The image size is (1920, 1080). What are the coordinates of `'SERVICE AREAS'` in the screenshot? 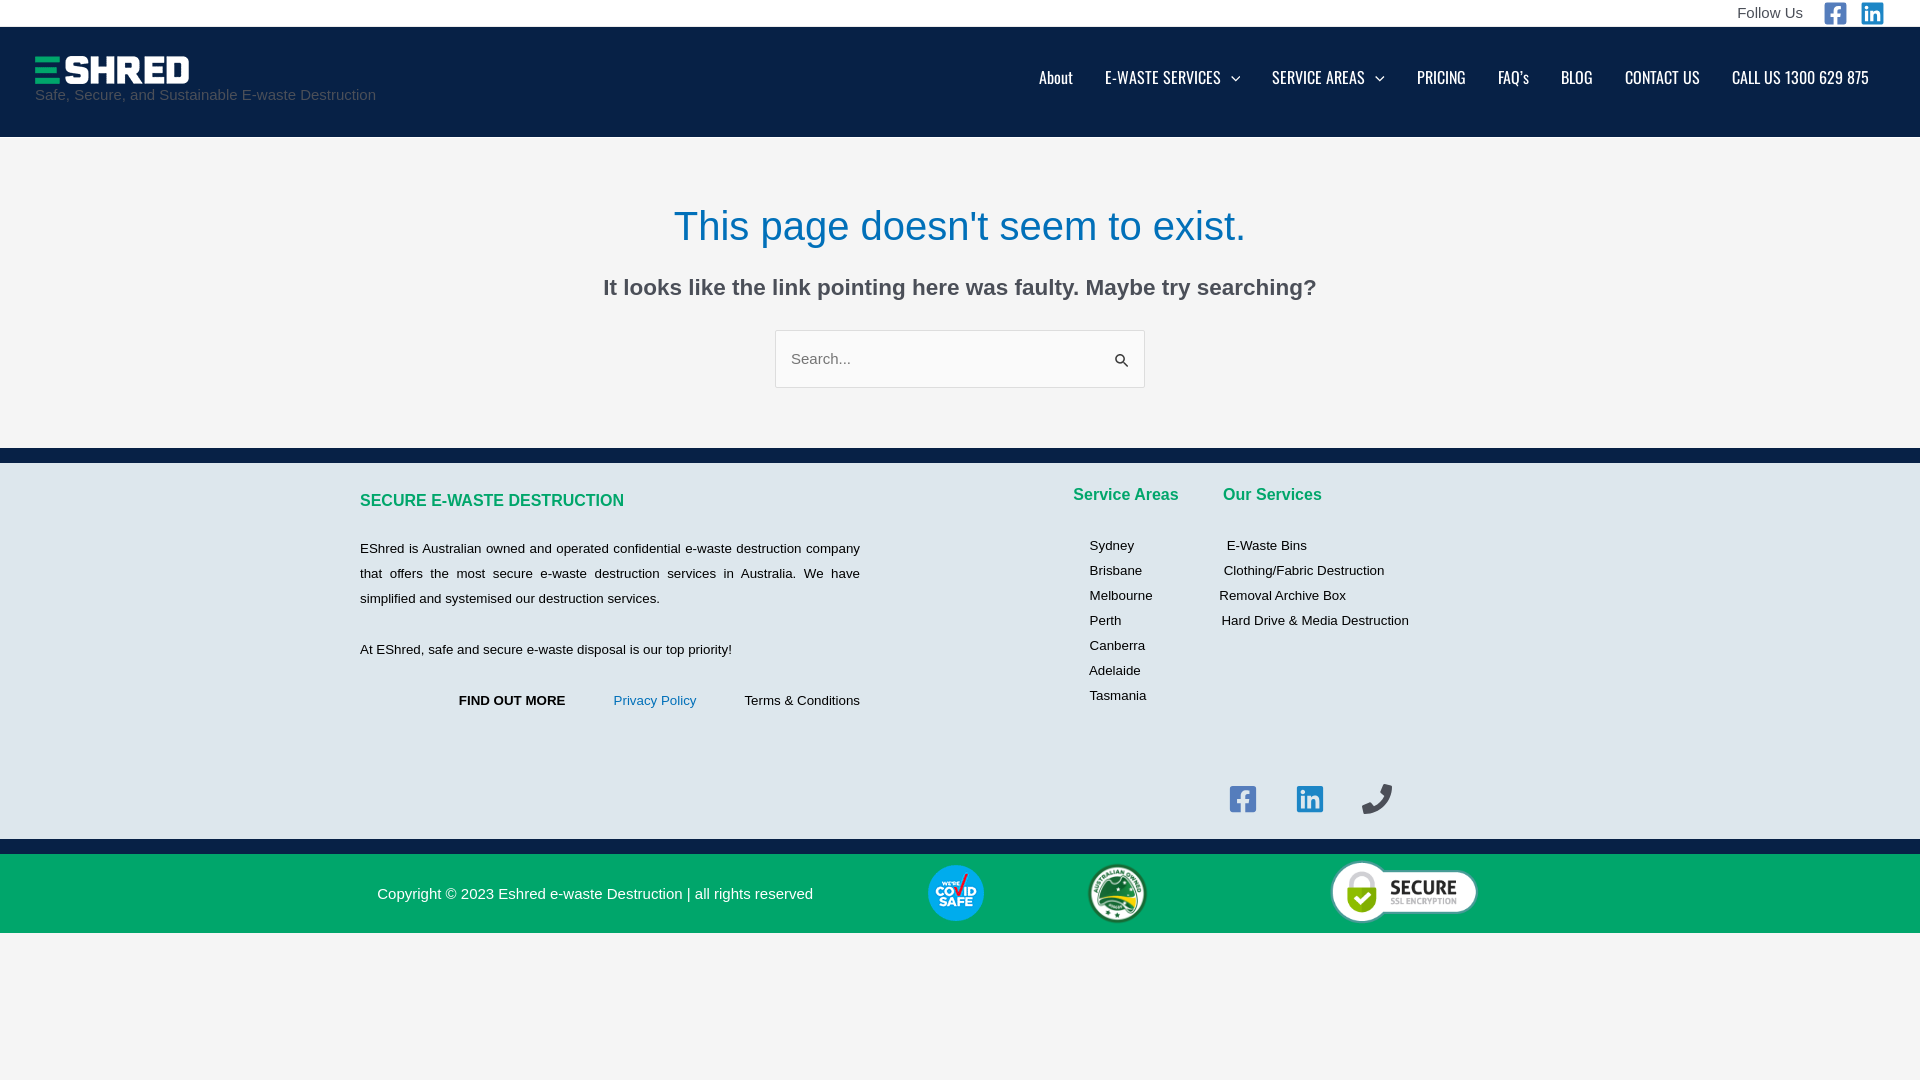 It's located at (1328, 80).